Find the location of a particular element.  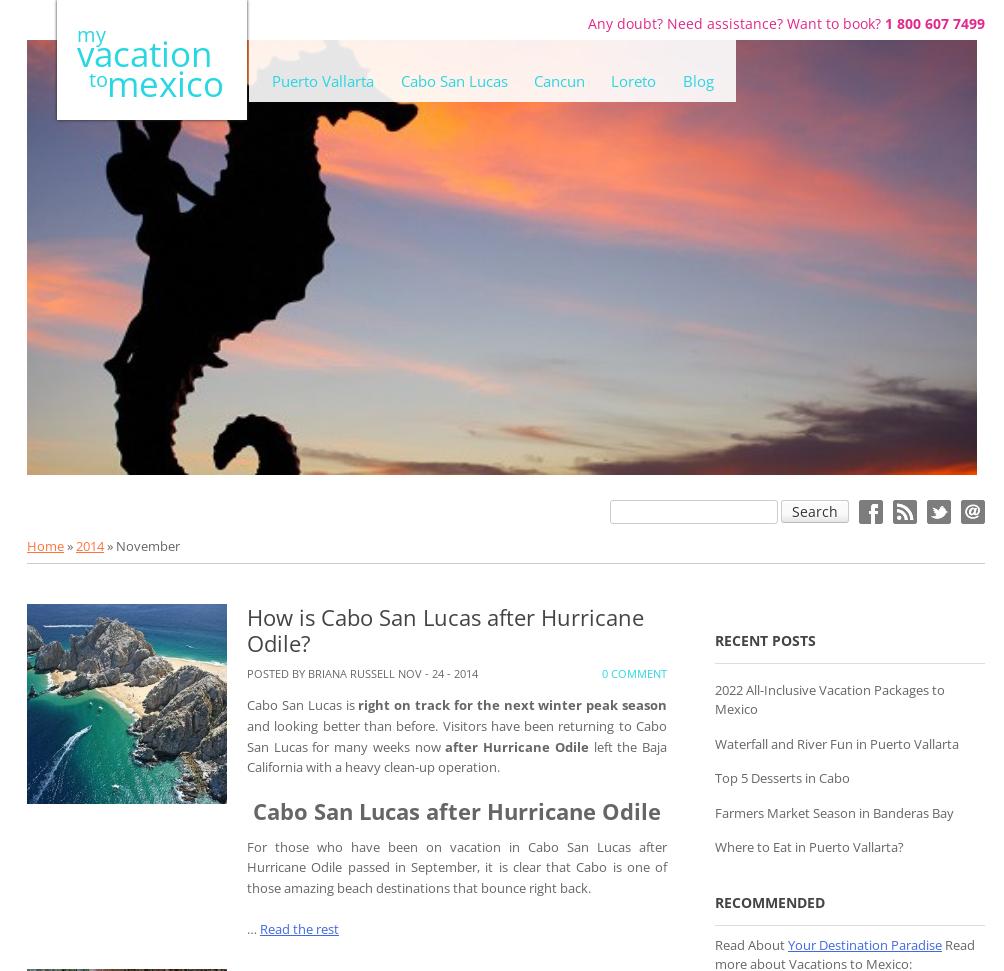

'my' is located at coordinates (91, 34).